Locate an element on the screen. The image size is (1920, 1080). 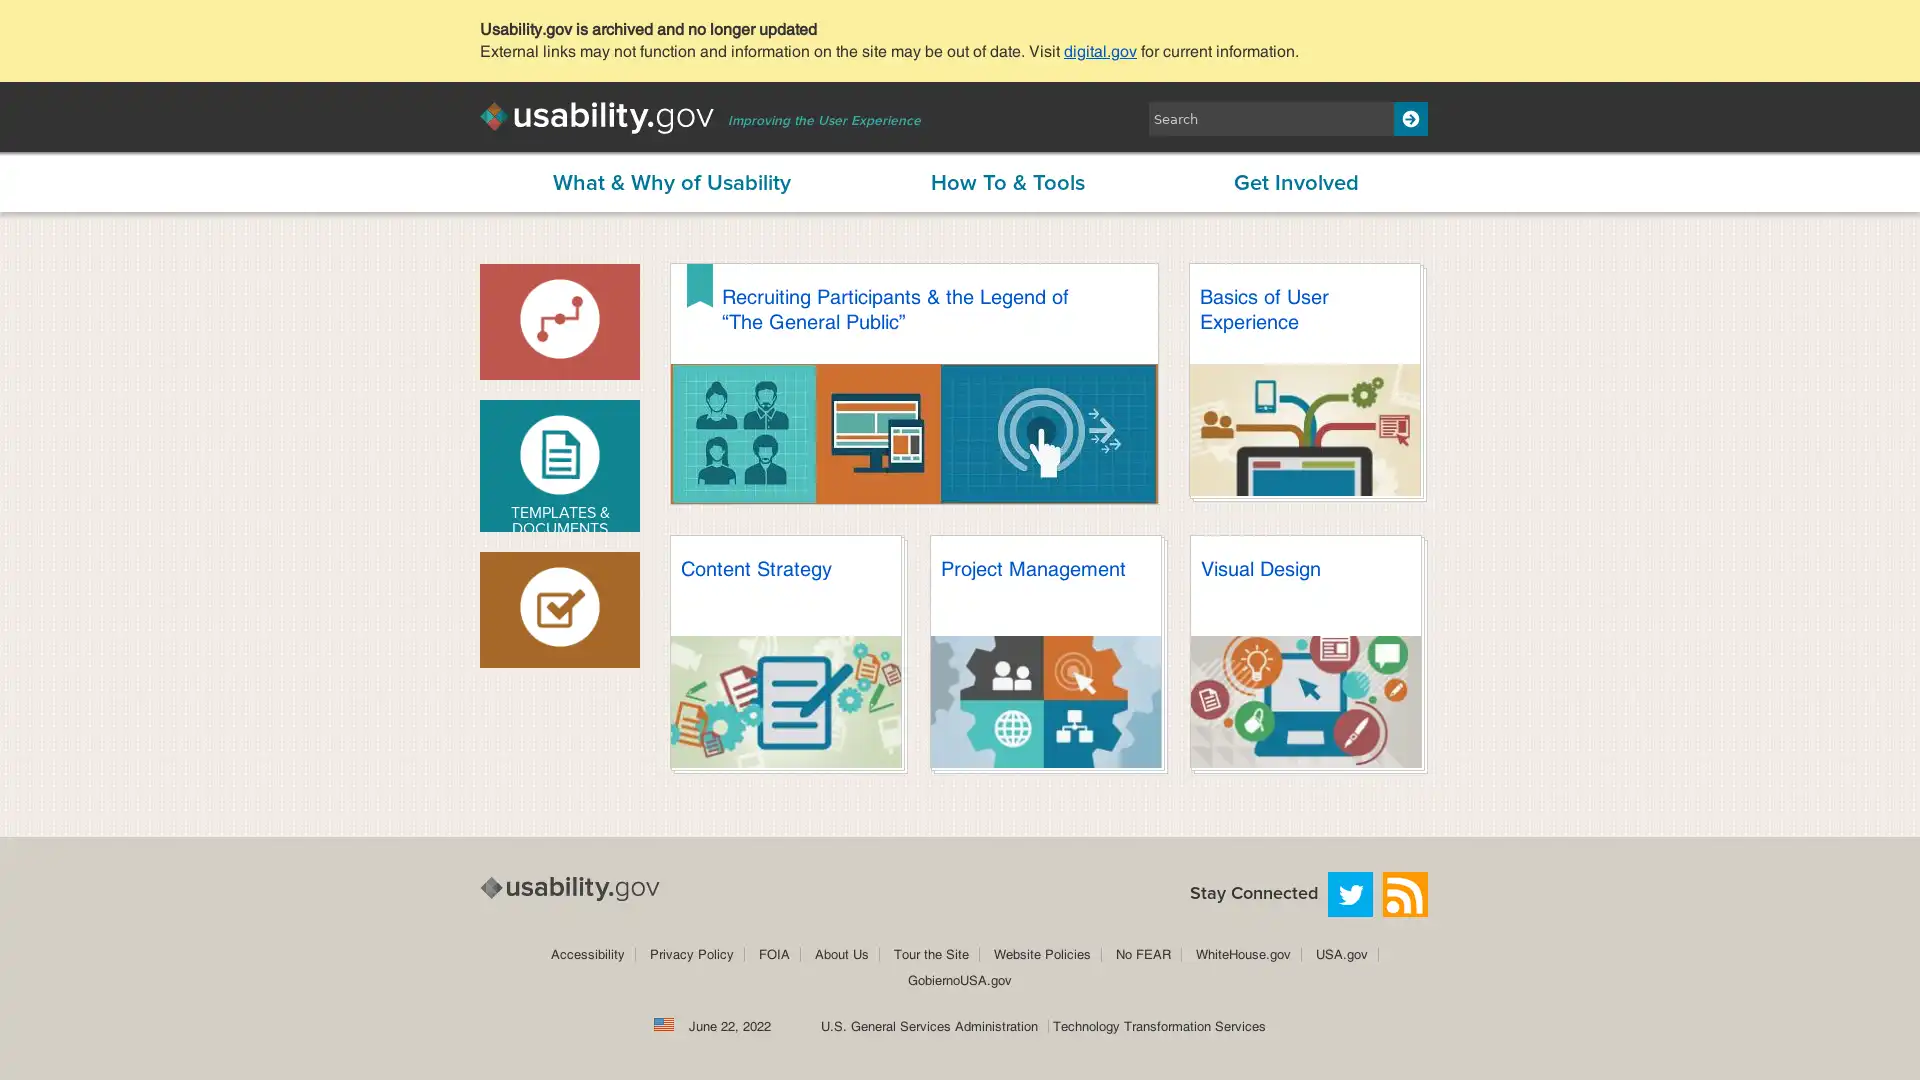
Search is located at coordinates (1410, 119).